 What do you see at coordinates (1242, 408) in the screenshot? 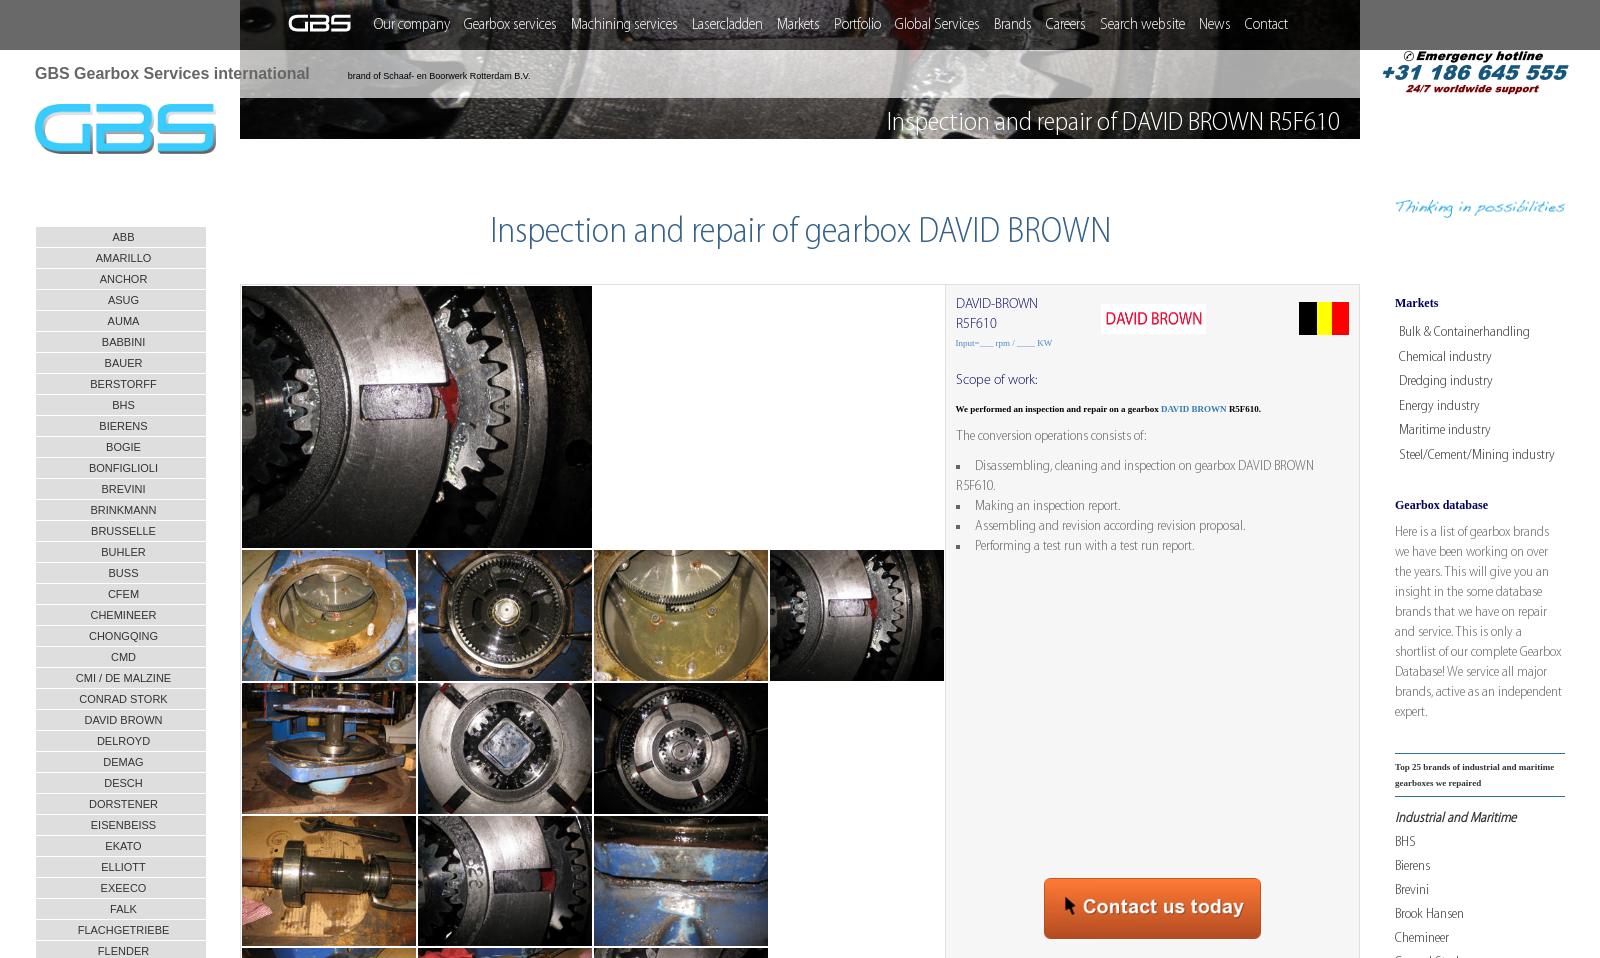
I see `'R5F610.'` at bounding box center [1242, 408].